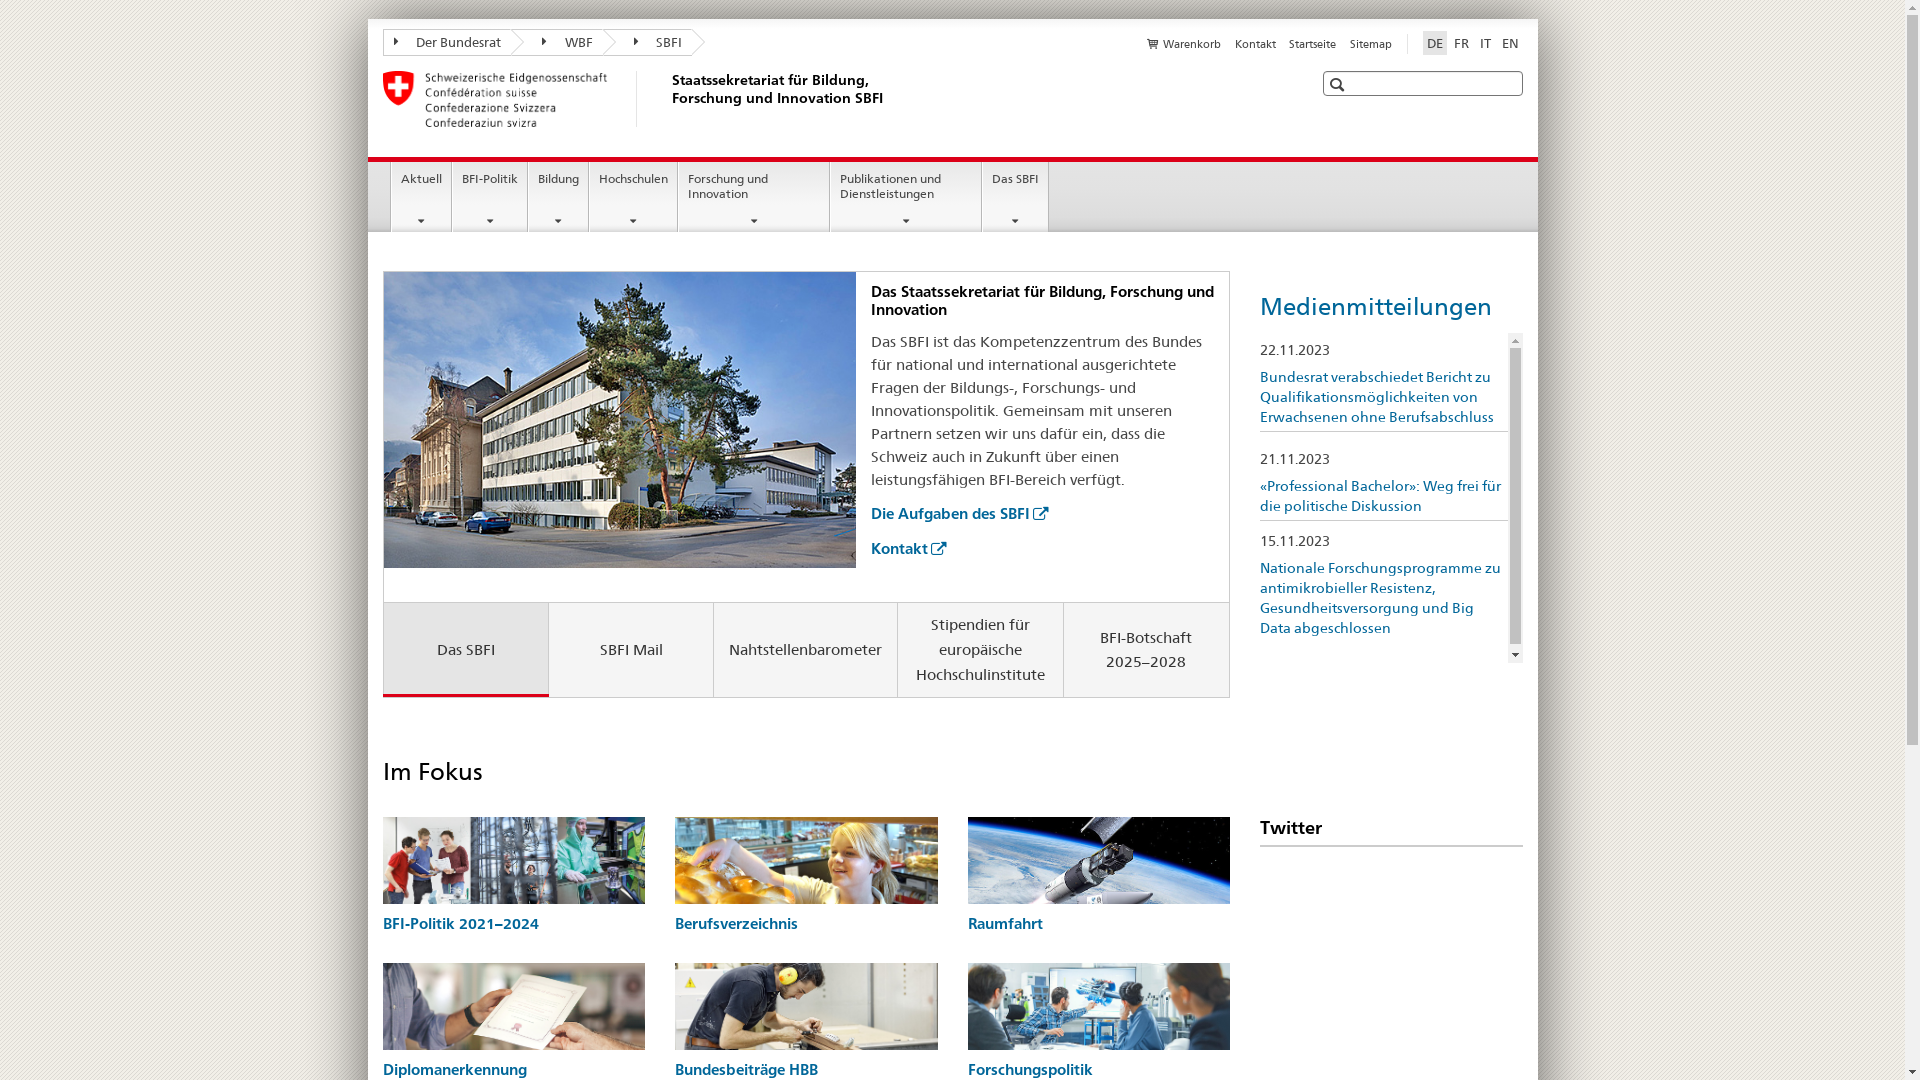  I want to click on 'Forschung und Innovation', so click(678, 196).